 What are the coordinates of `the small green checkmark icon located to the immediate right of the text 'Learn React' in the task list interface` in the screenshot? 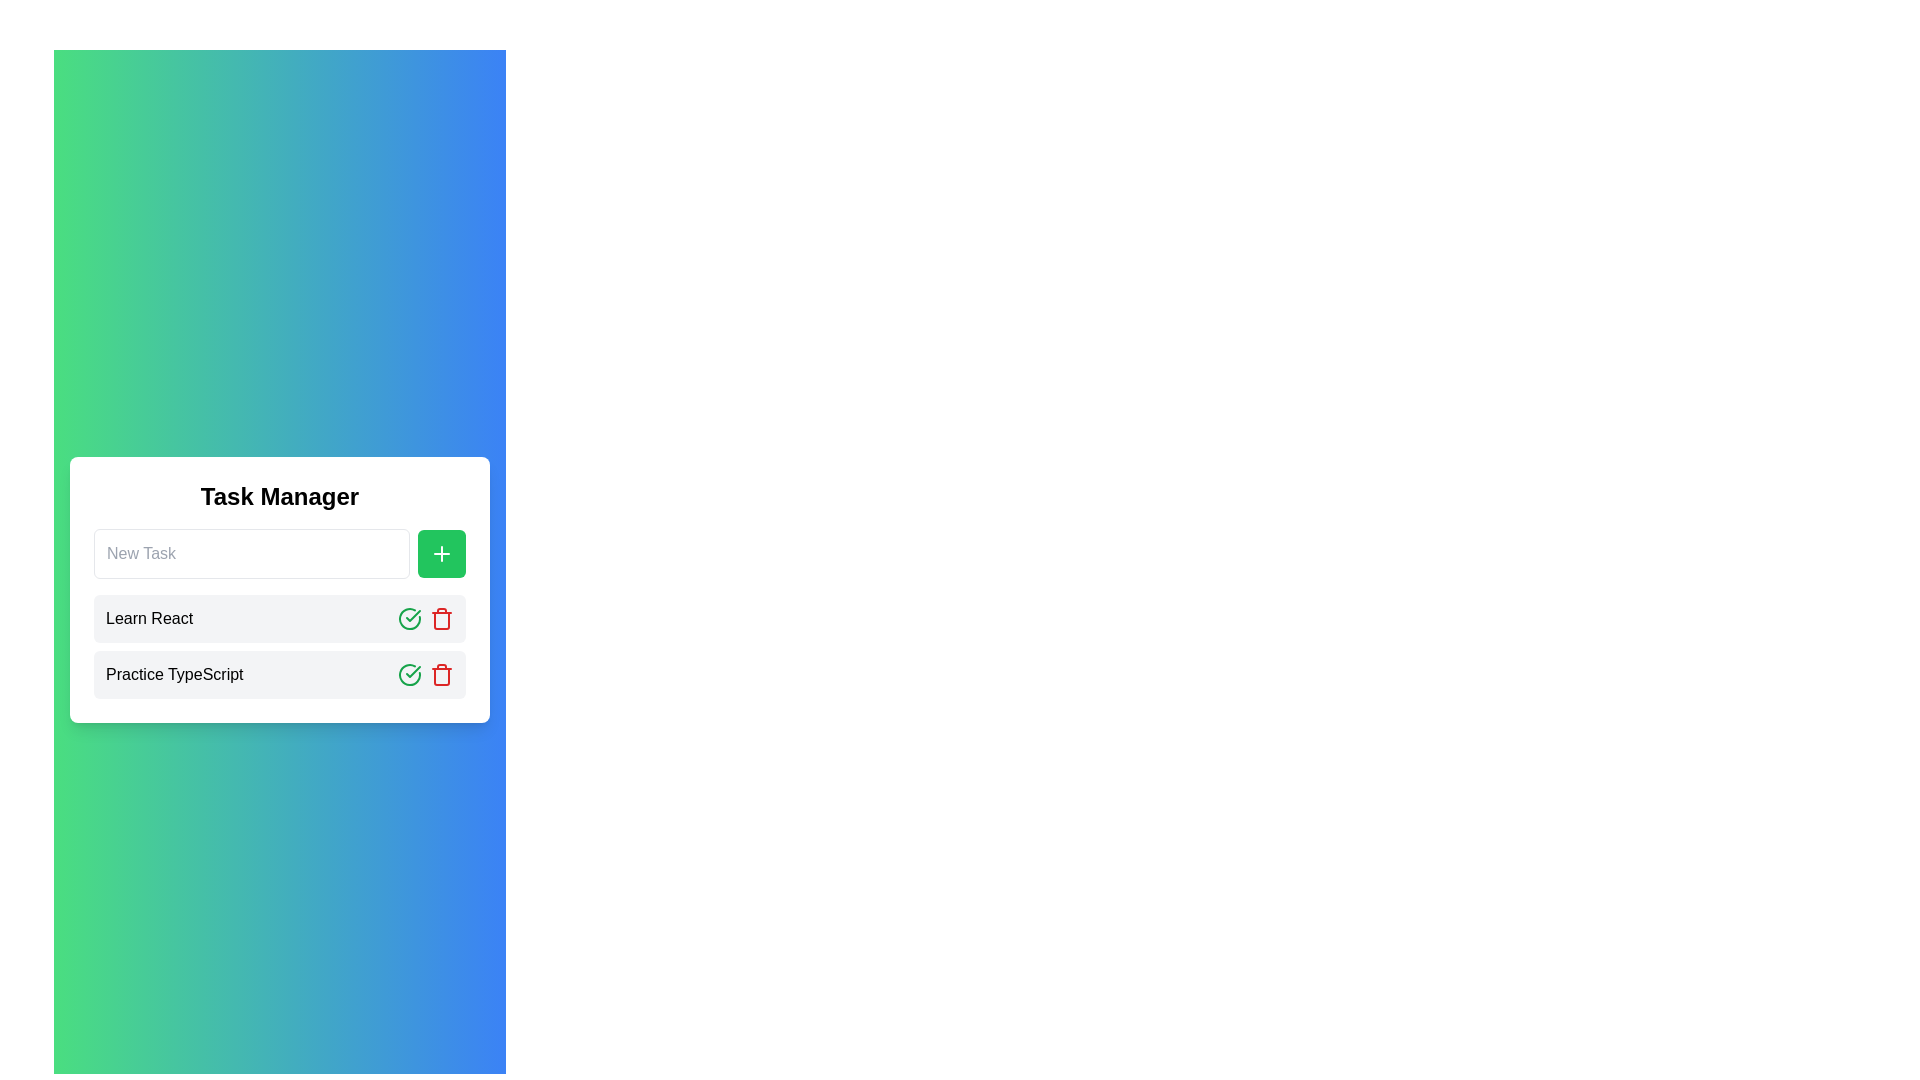 It's located at (412, 671).